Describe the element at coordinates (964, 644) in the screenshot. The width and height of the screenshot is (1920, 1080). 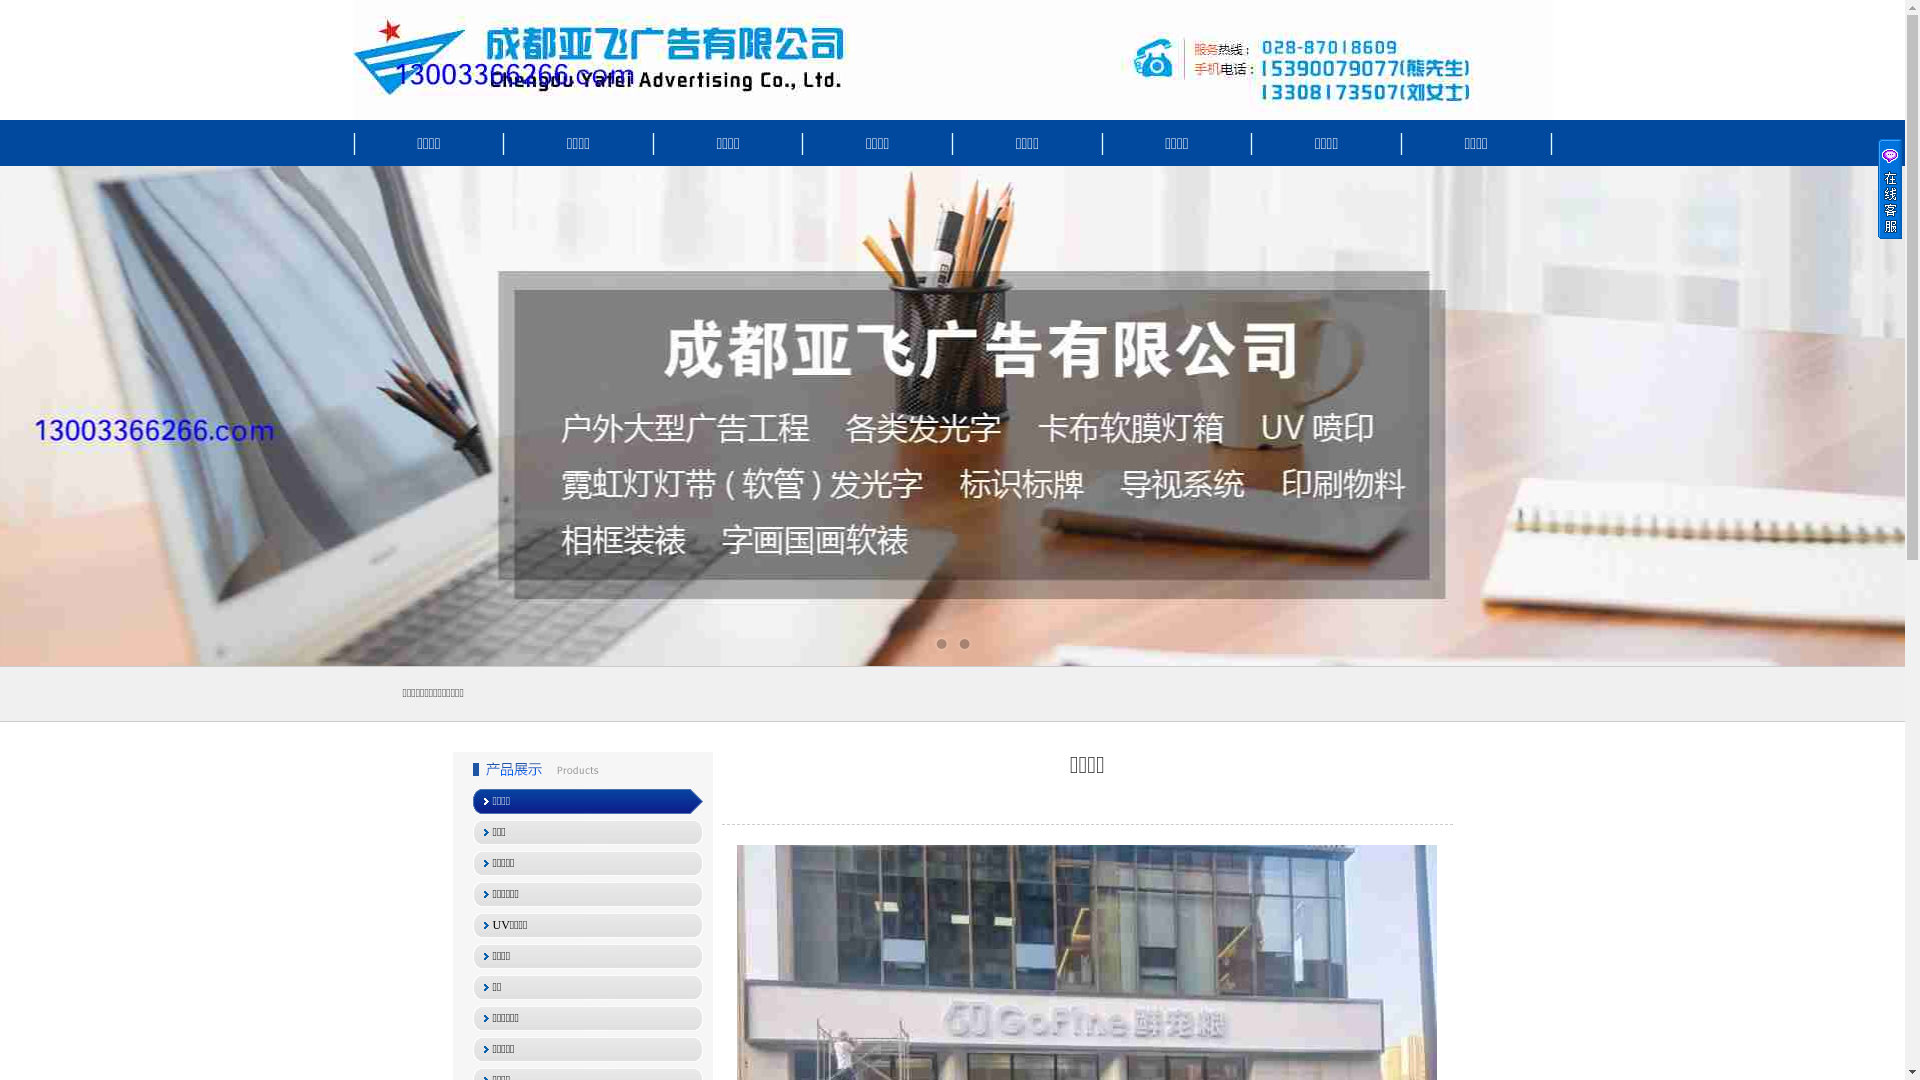
I see `'2'` at that location.